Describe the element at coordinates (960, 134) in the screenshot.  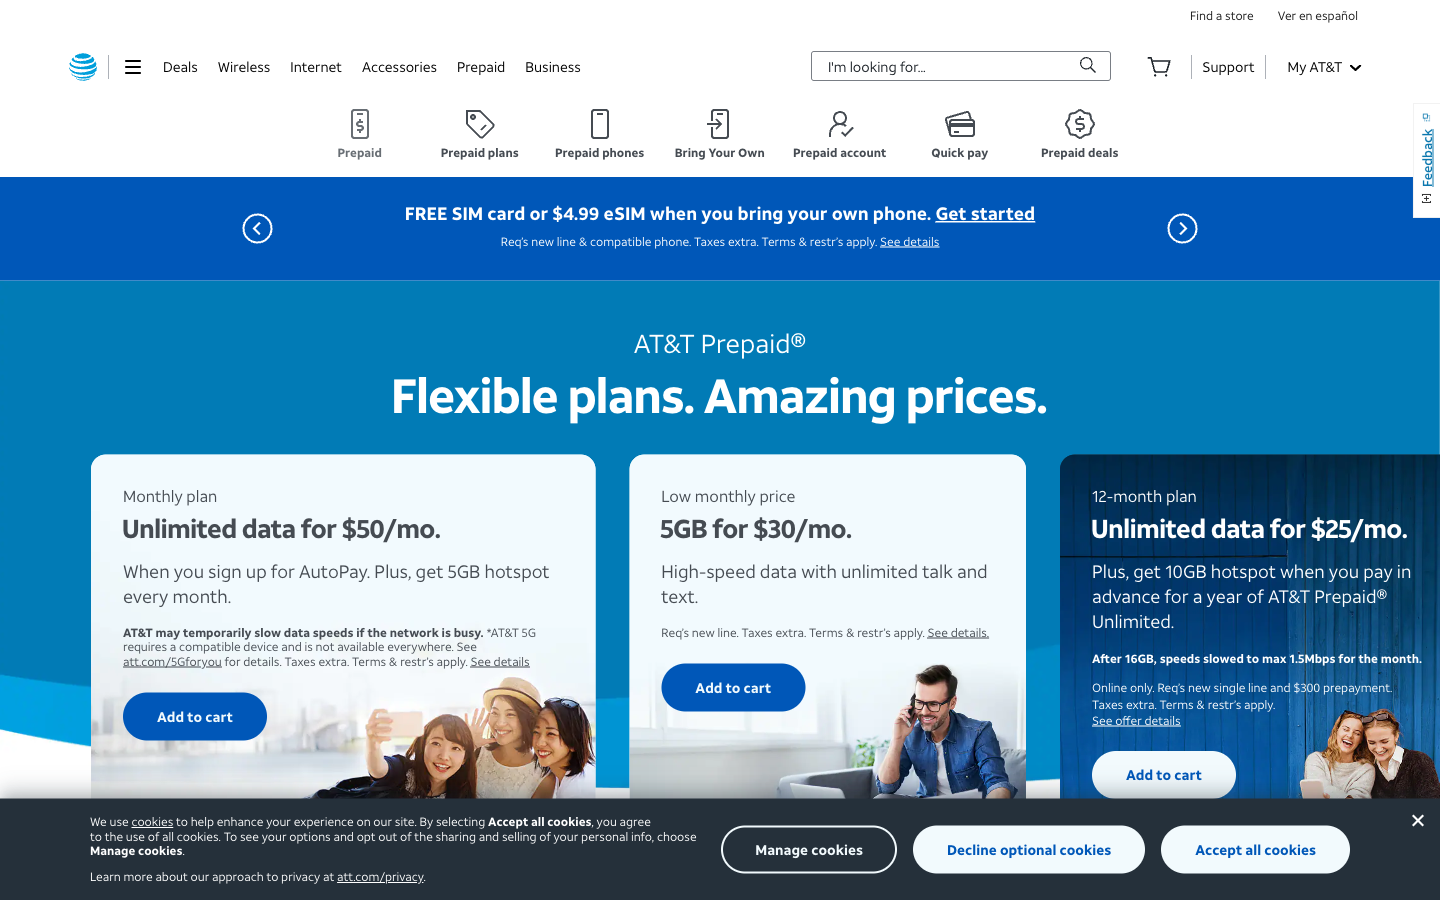
I see `the "Quick Pay" section` at that location.